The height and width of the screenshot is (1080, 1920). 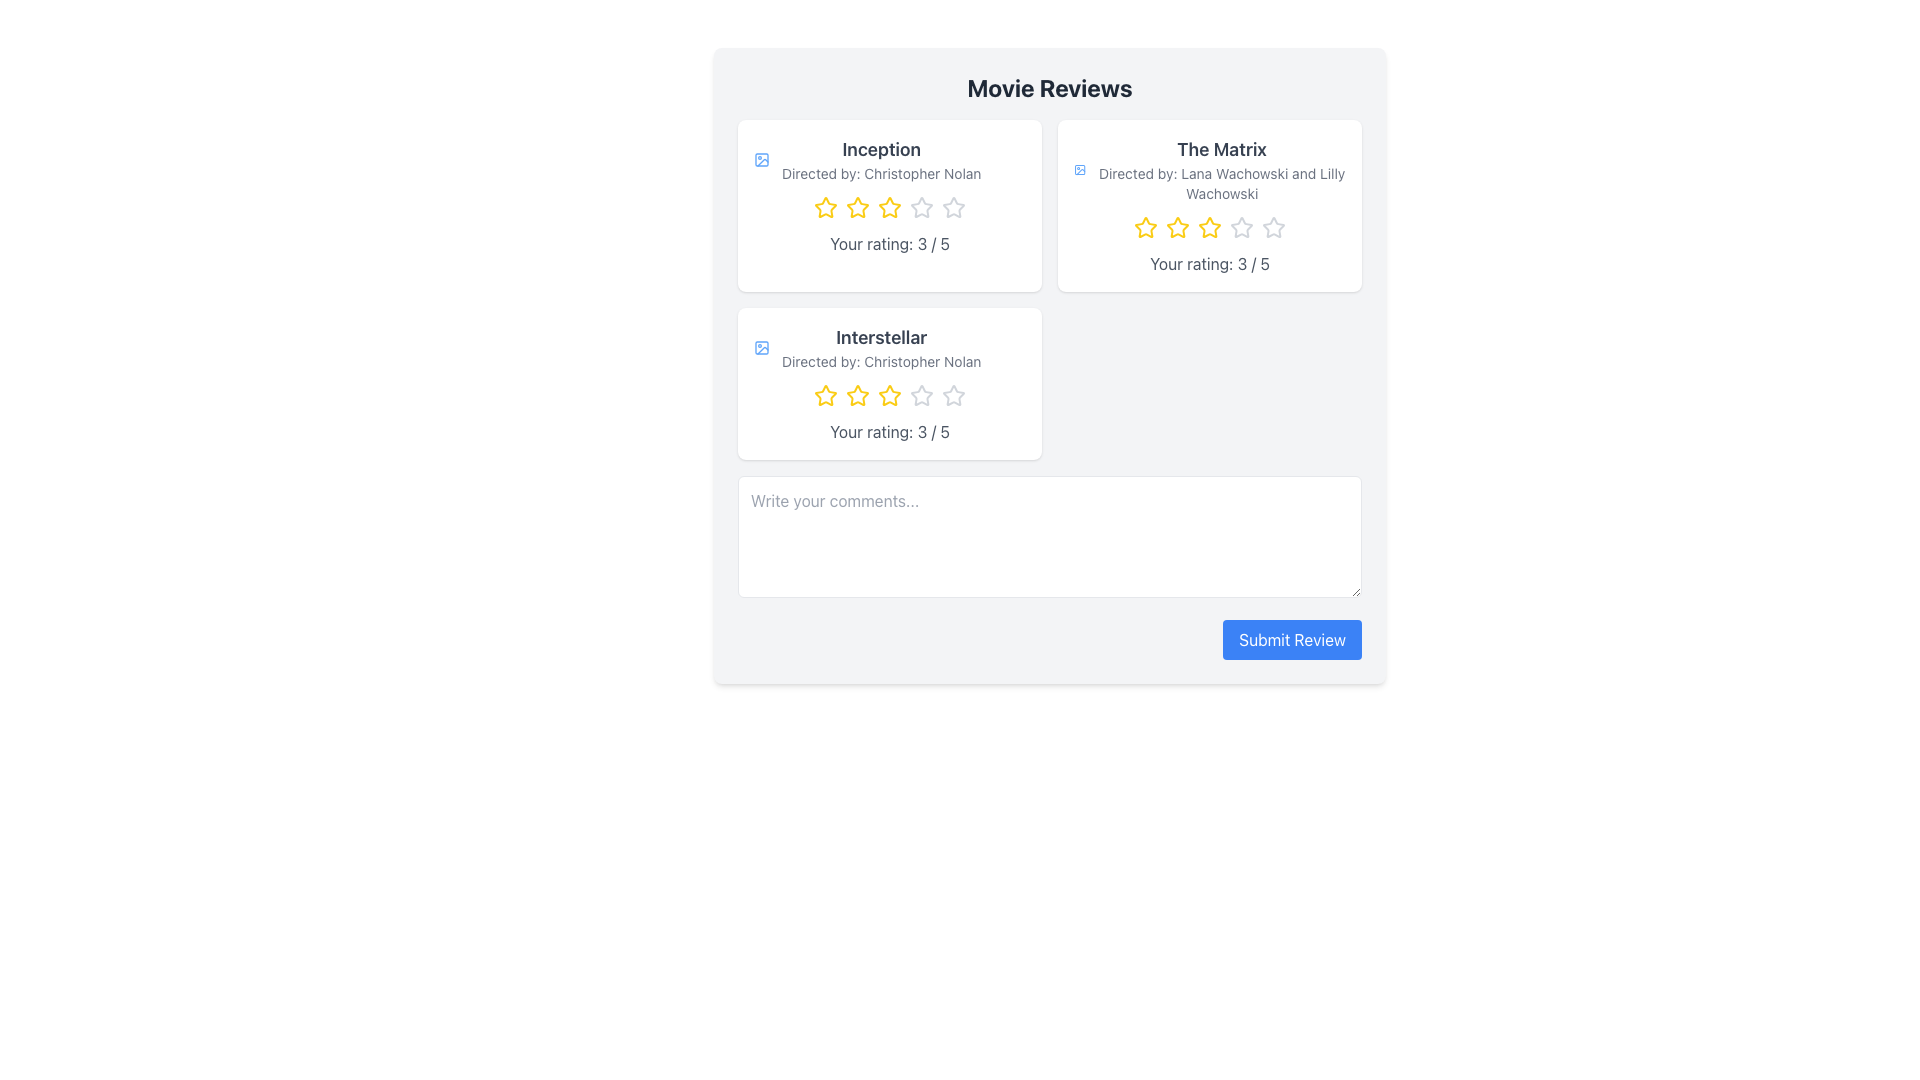 I want to click on the fourth star icon in the rating component for the movie 'Inception', so click(x=953, y=207).